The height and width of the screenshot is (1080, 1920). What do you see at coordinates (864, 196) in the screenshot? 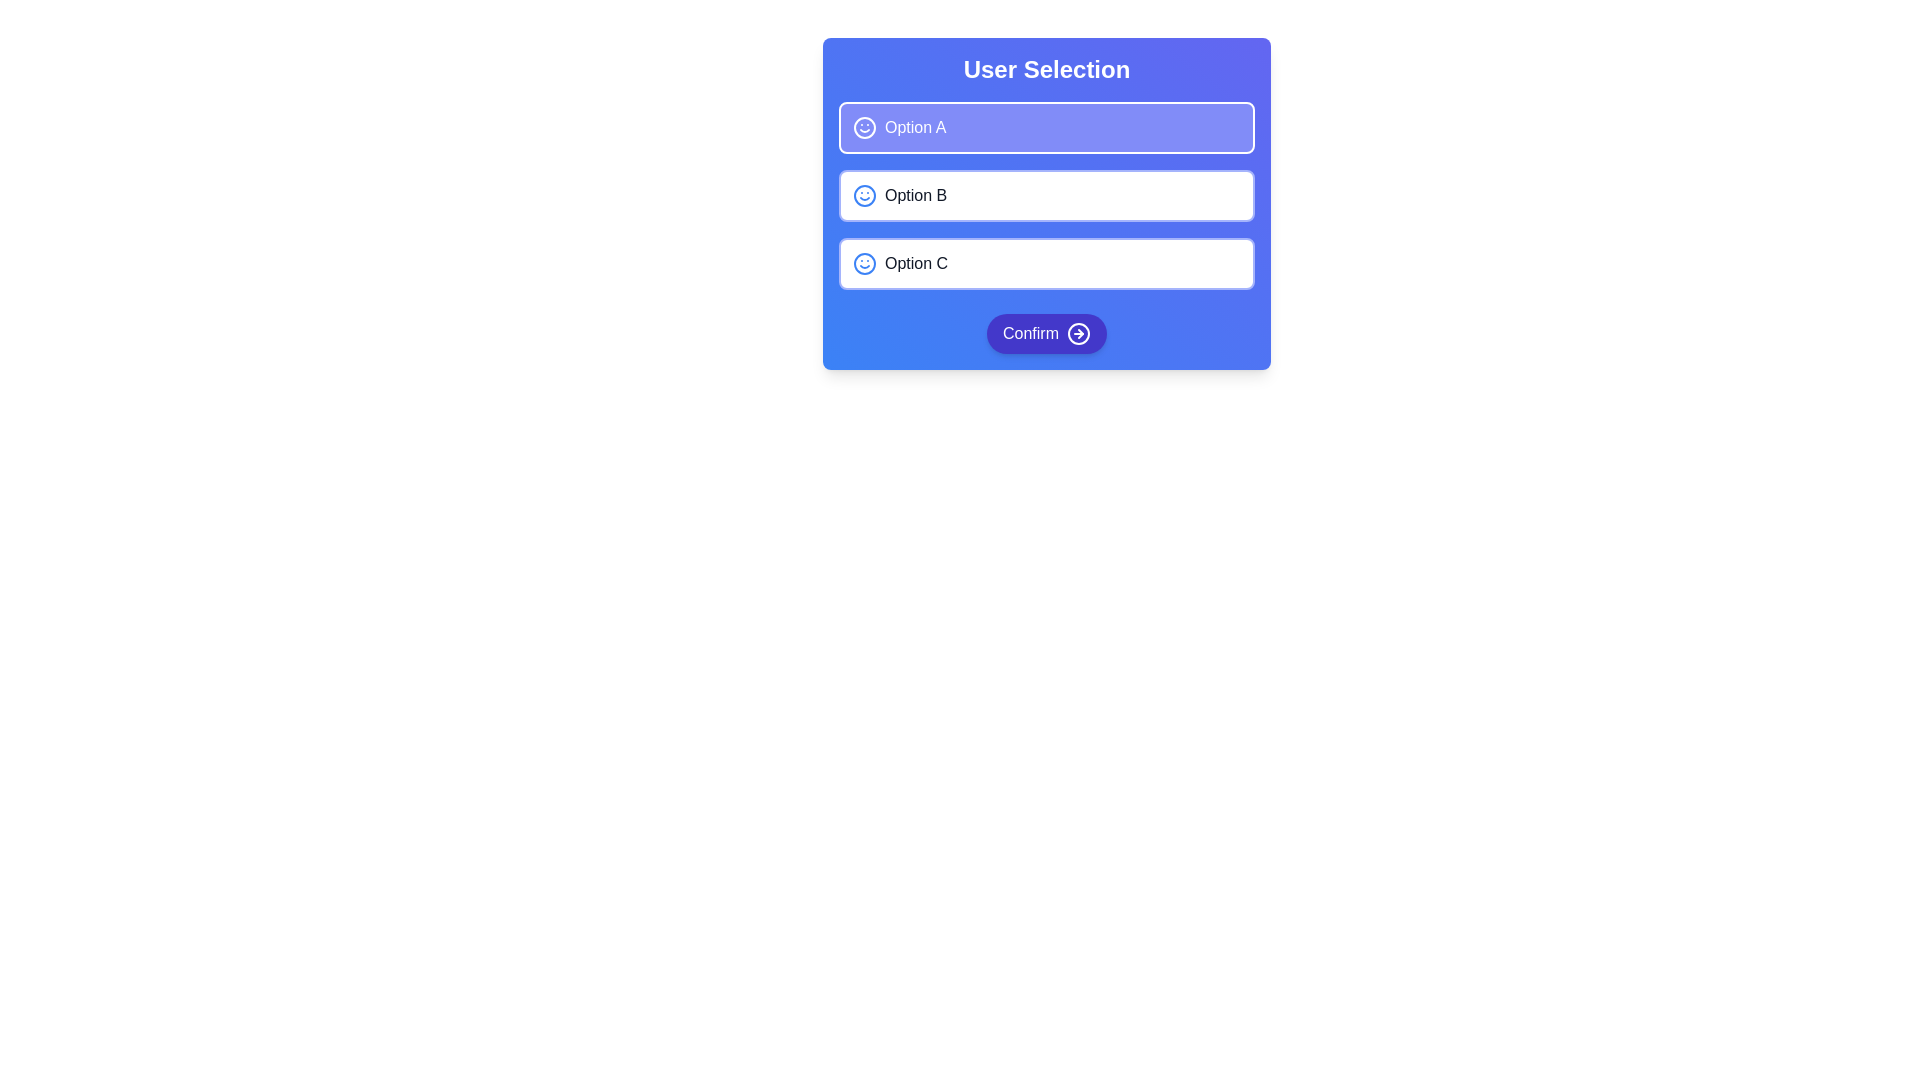
I see `the 'Option B' selection icon in the 'User Selection' interface, which provides a graphical cue for this option` at bounding box center [864, 196].